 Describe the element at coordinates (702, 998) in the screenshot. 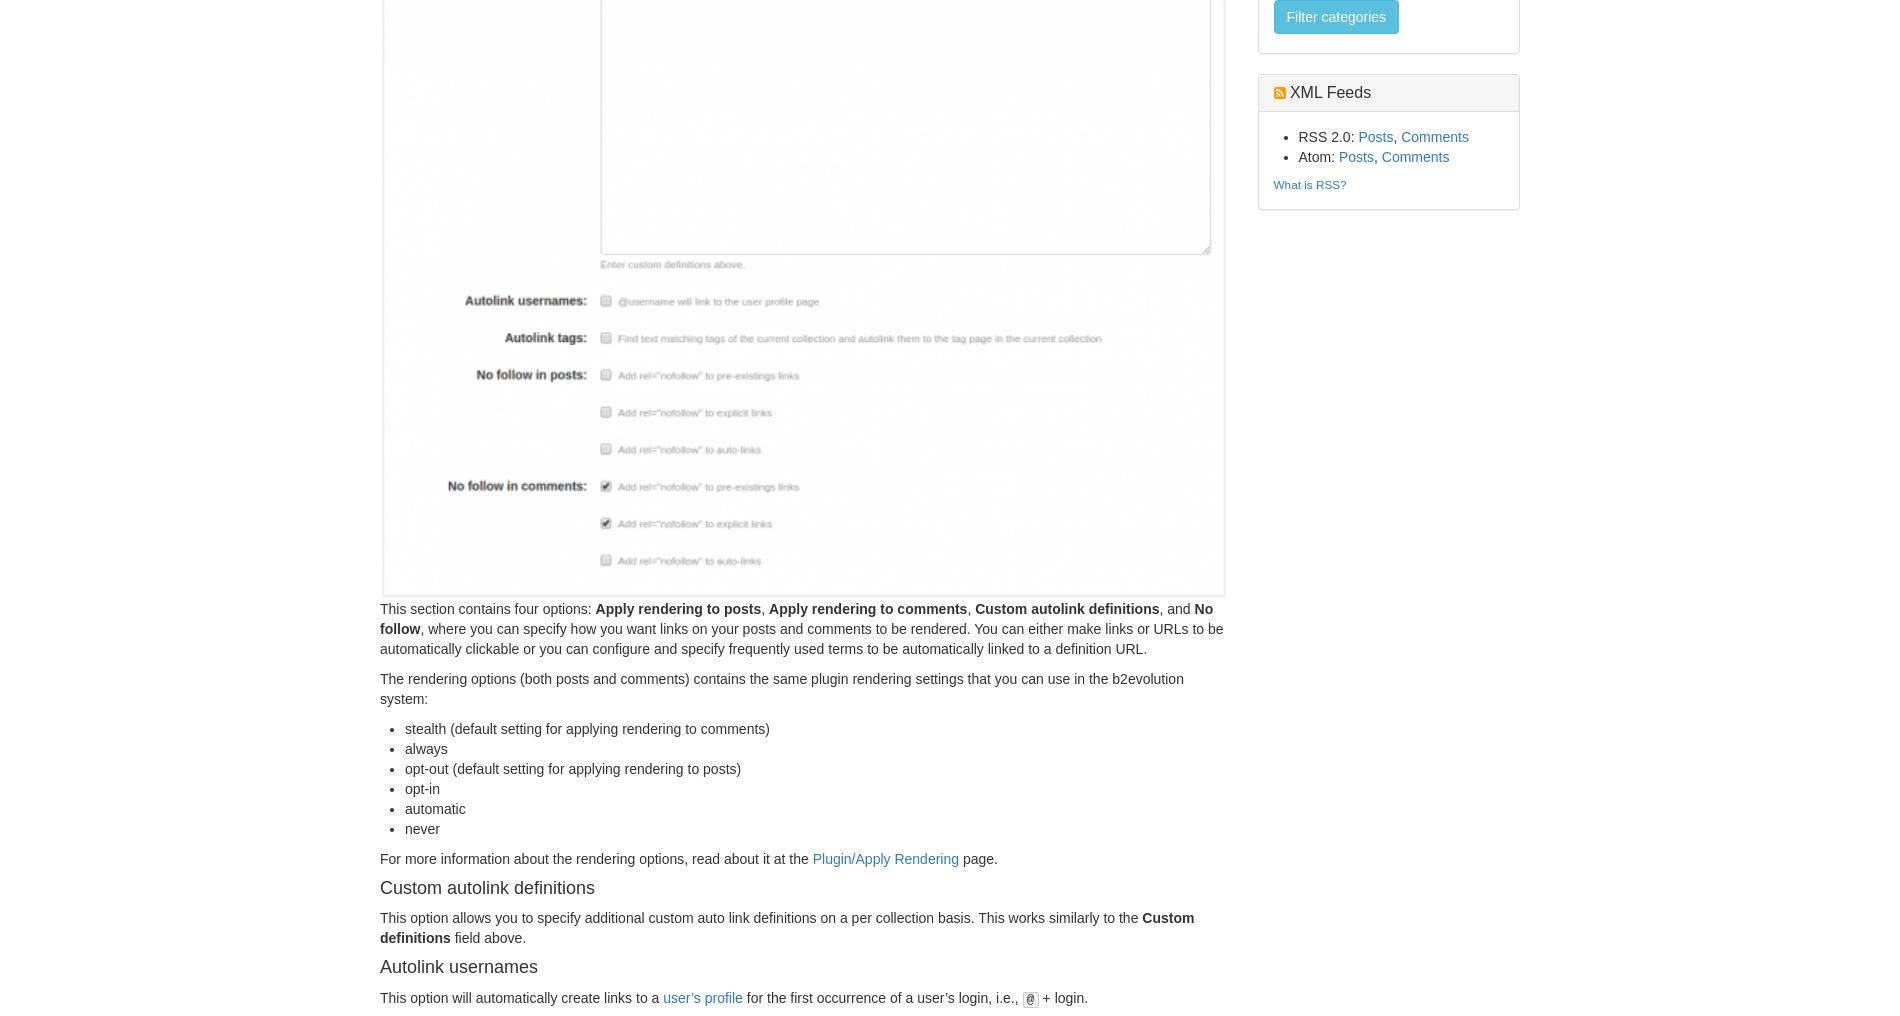

I see `'user’s profile'` at that location.